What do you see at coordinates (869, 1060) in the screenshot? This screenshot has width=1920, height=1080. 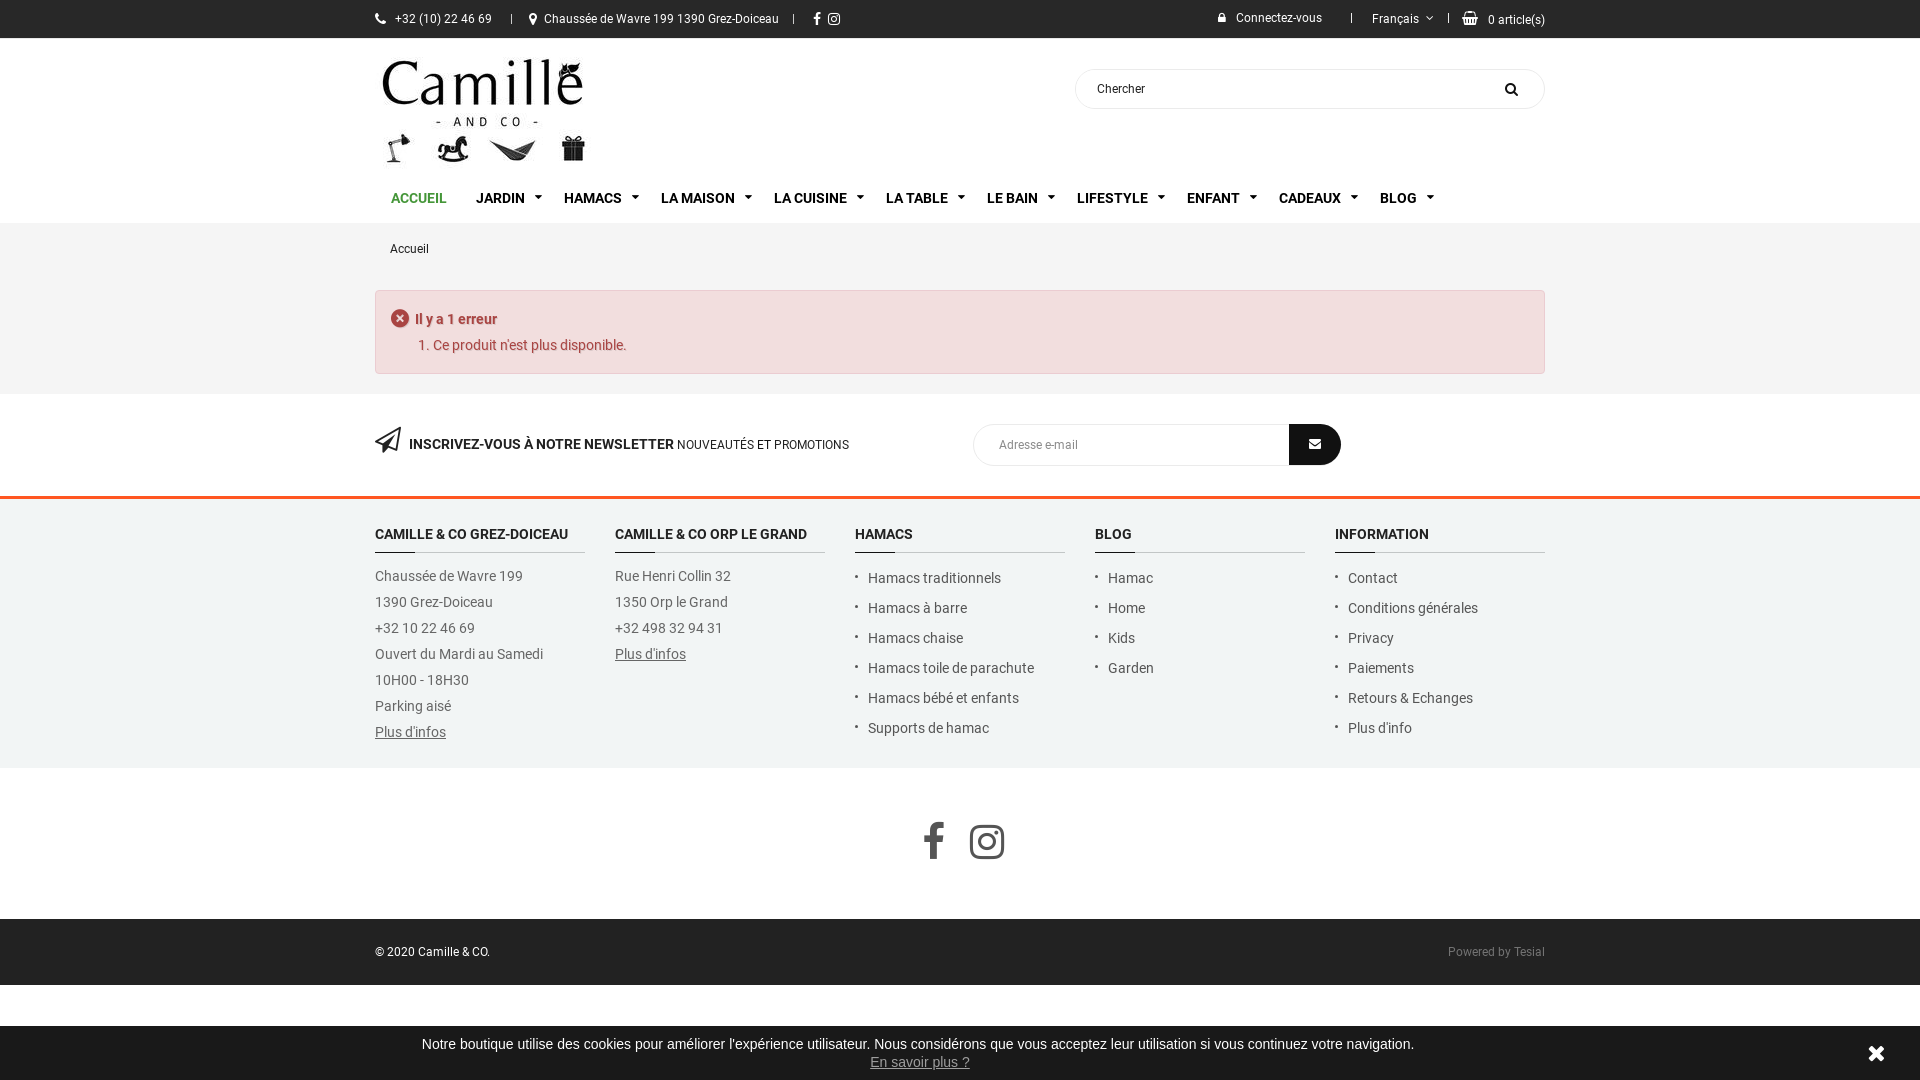 I see `'En savoir plus ?'` at bounding box center [869, 1060].